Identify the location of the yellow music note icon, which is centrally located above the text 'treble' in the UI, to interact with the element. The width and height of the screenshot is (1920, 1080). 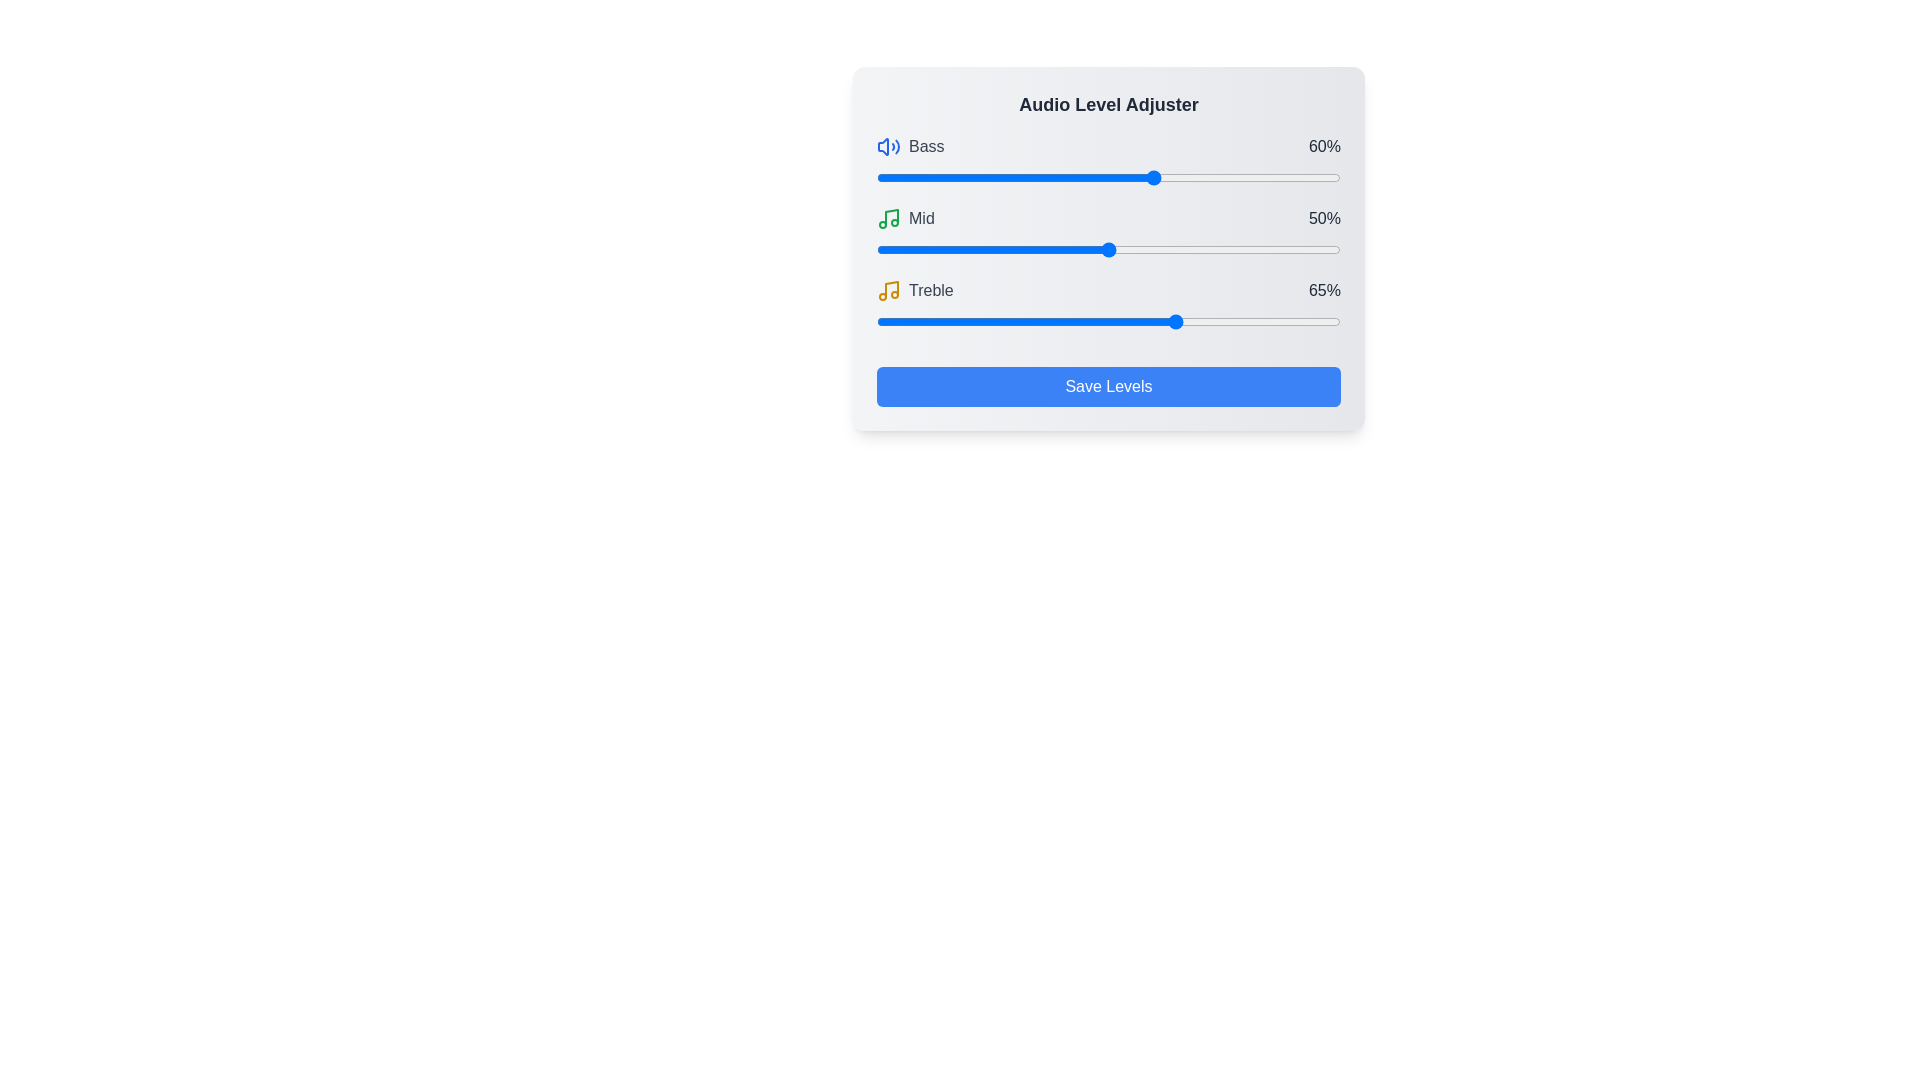
(887, 290).